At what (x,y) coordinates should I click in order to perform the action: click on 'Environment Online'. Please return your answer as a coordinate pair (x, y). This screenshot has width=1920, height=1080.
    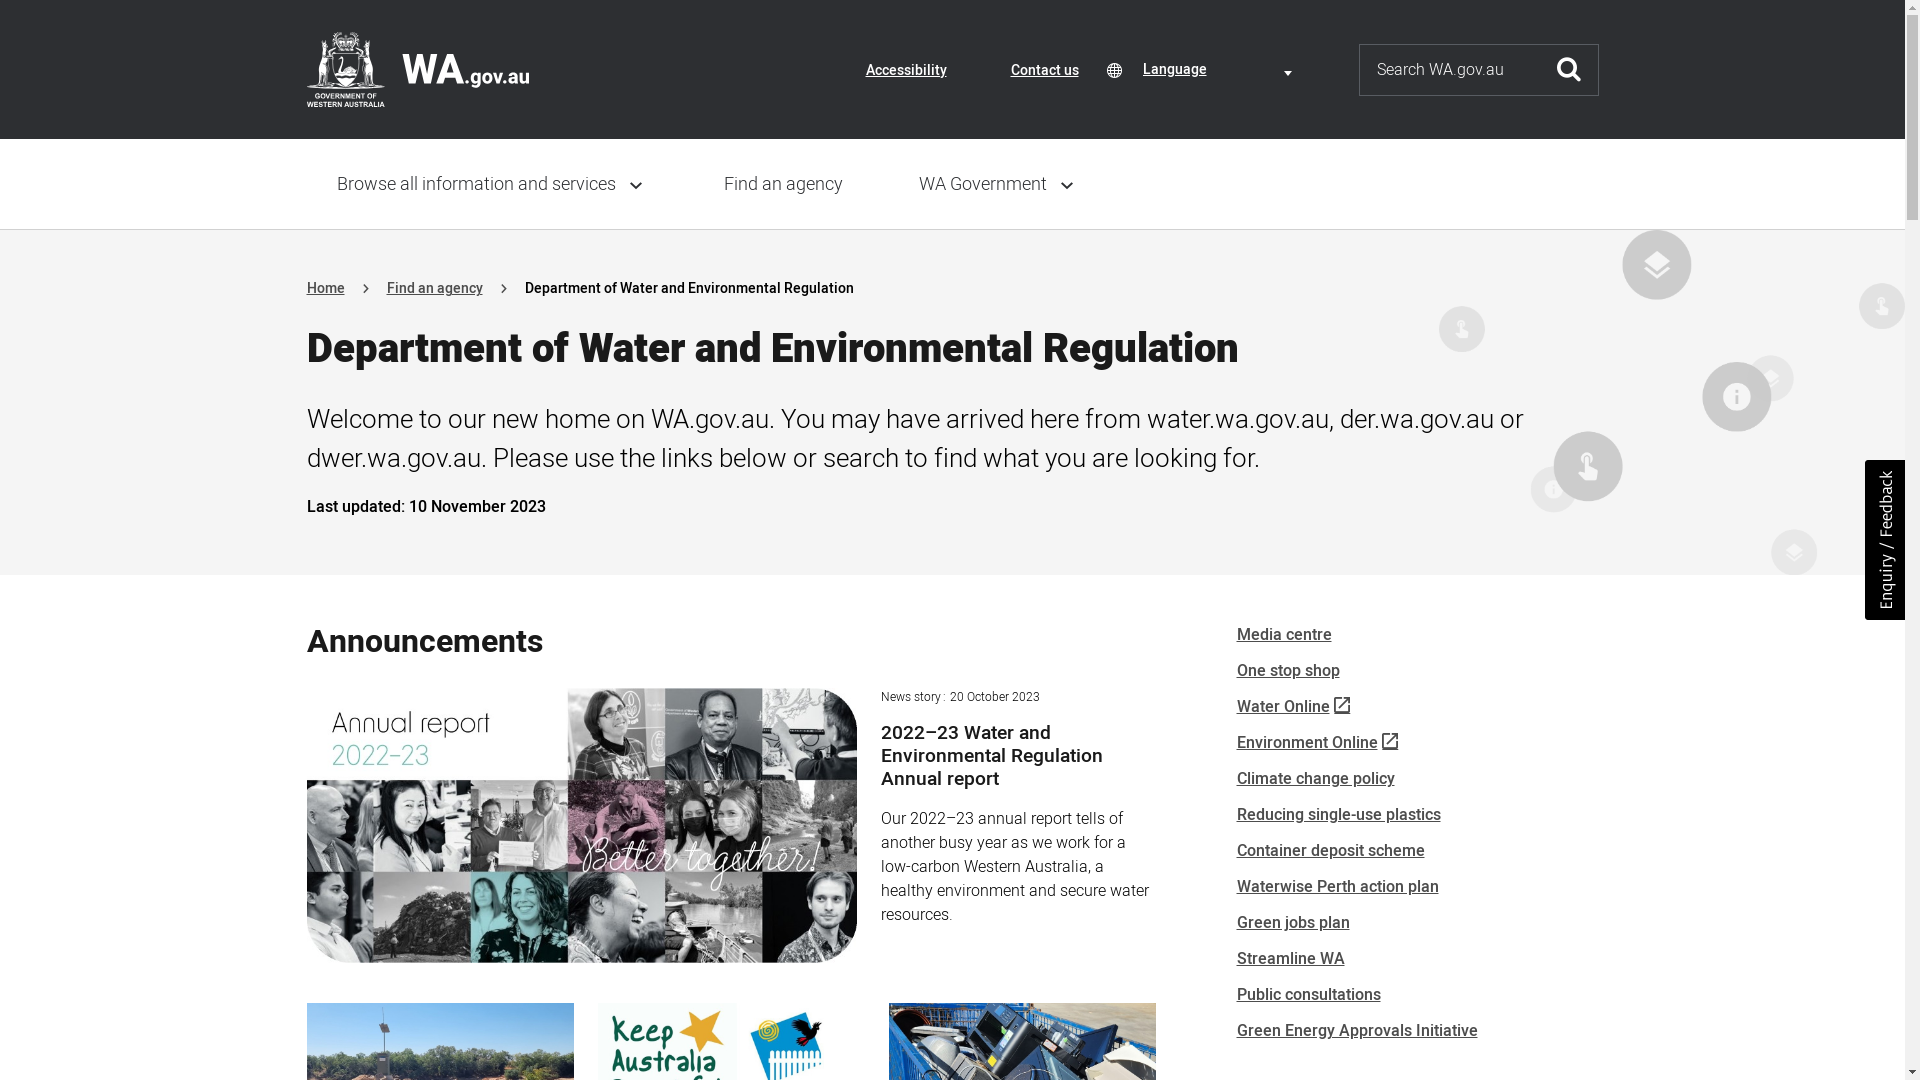
    Looking at the image, I should click on (1316, 743).